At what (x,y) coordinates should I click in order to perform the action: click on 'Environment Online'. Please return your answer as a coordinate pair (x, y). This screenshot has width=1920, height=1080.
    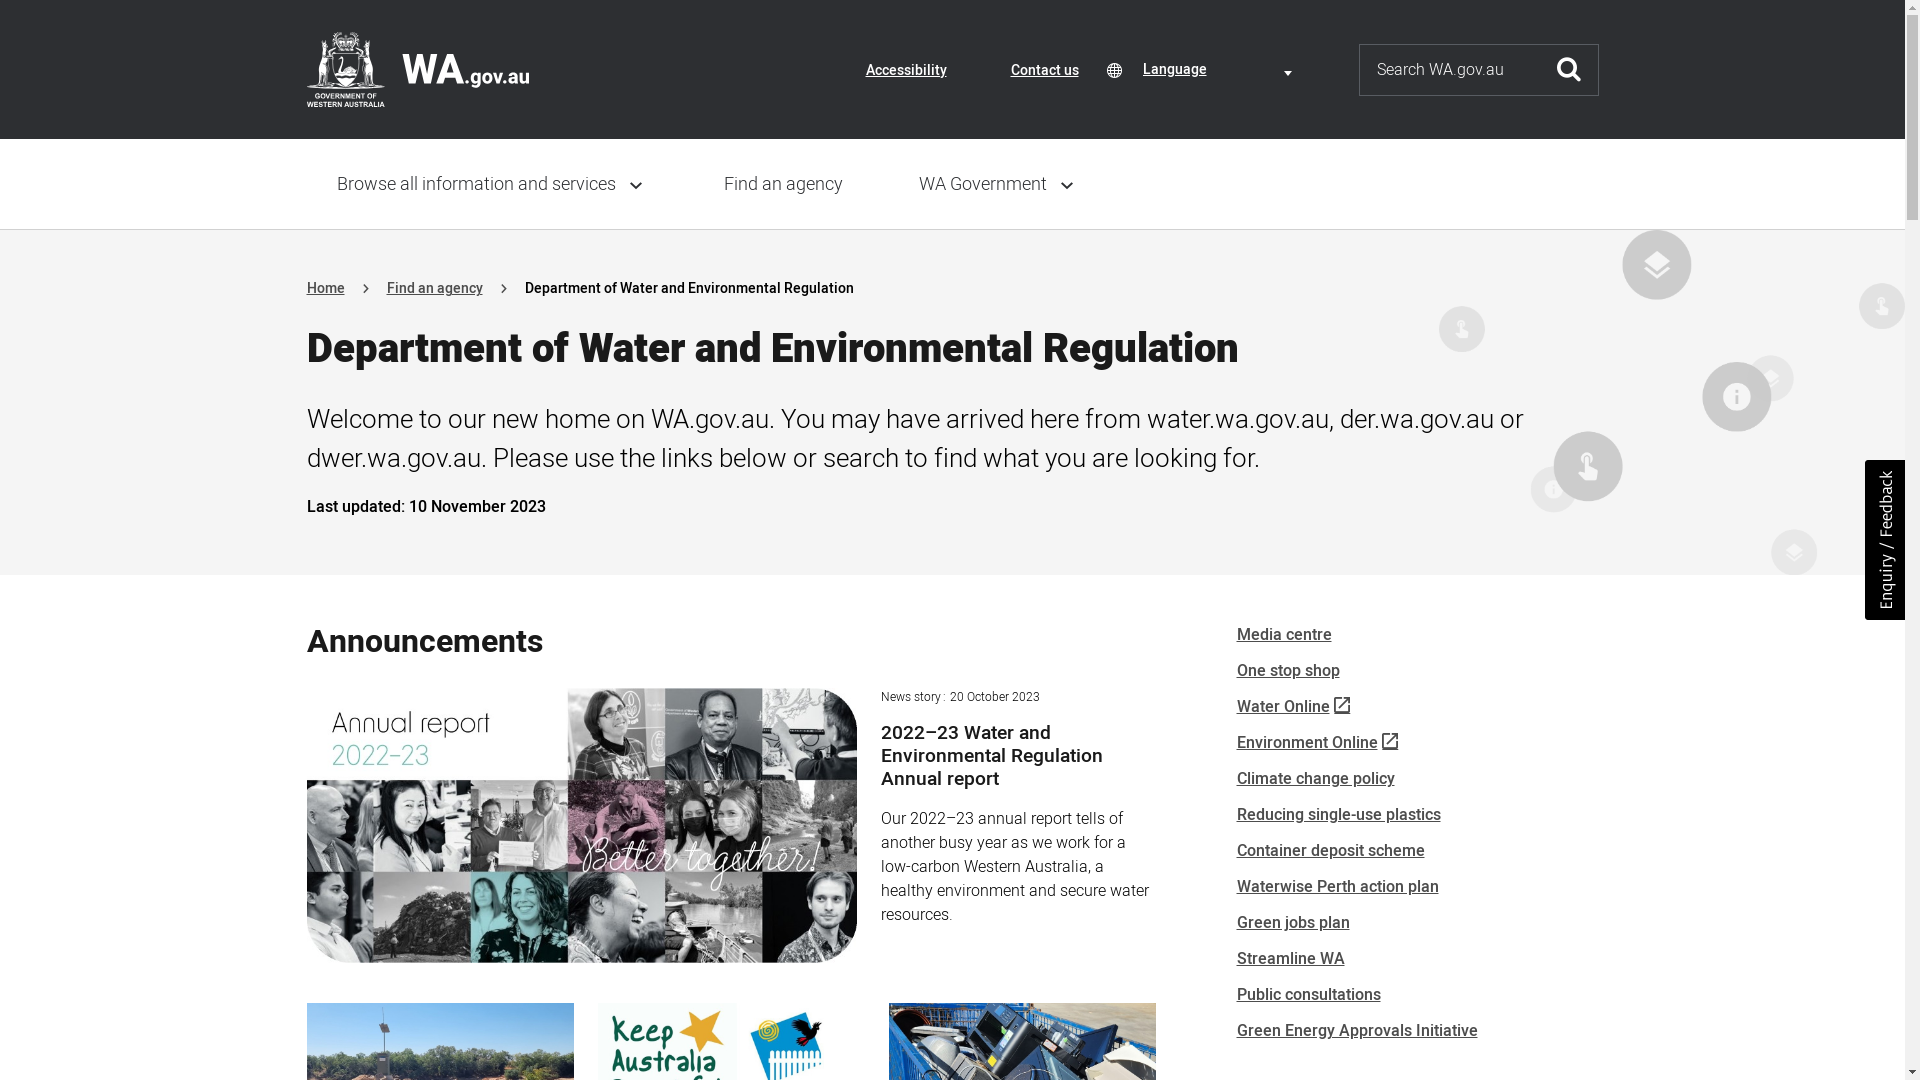
    Looking at the image, I should click on (1316, 743).